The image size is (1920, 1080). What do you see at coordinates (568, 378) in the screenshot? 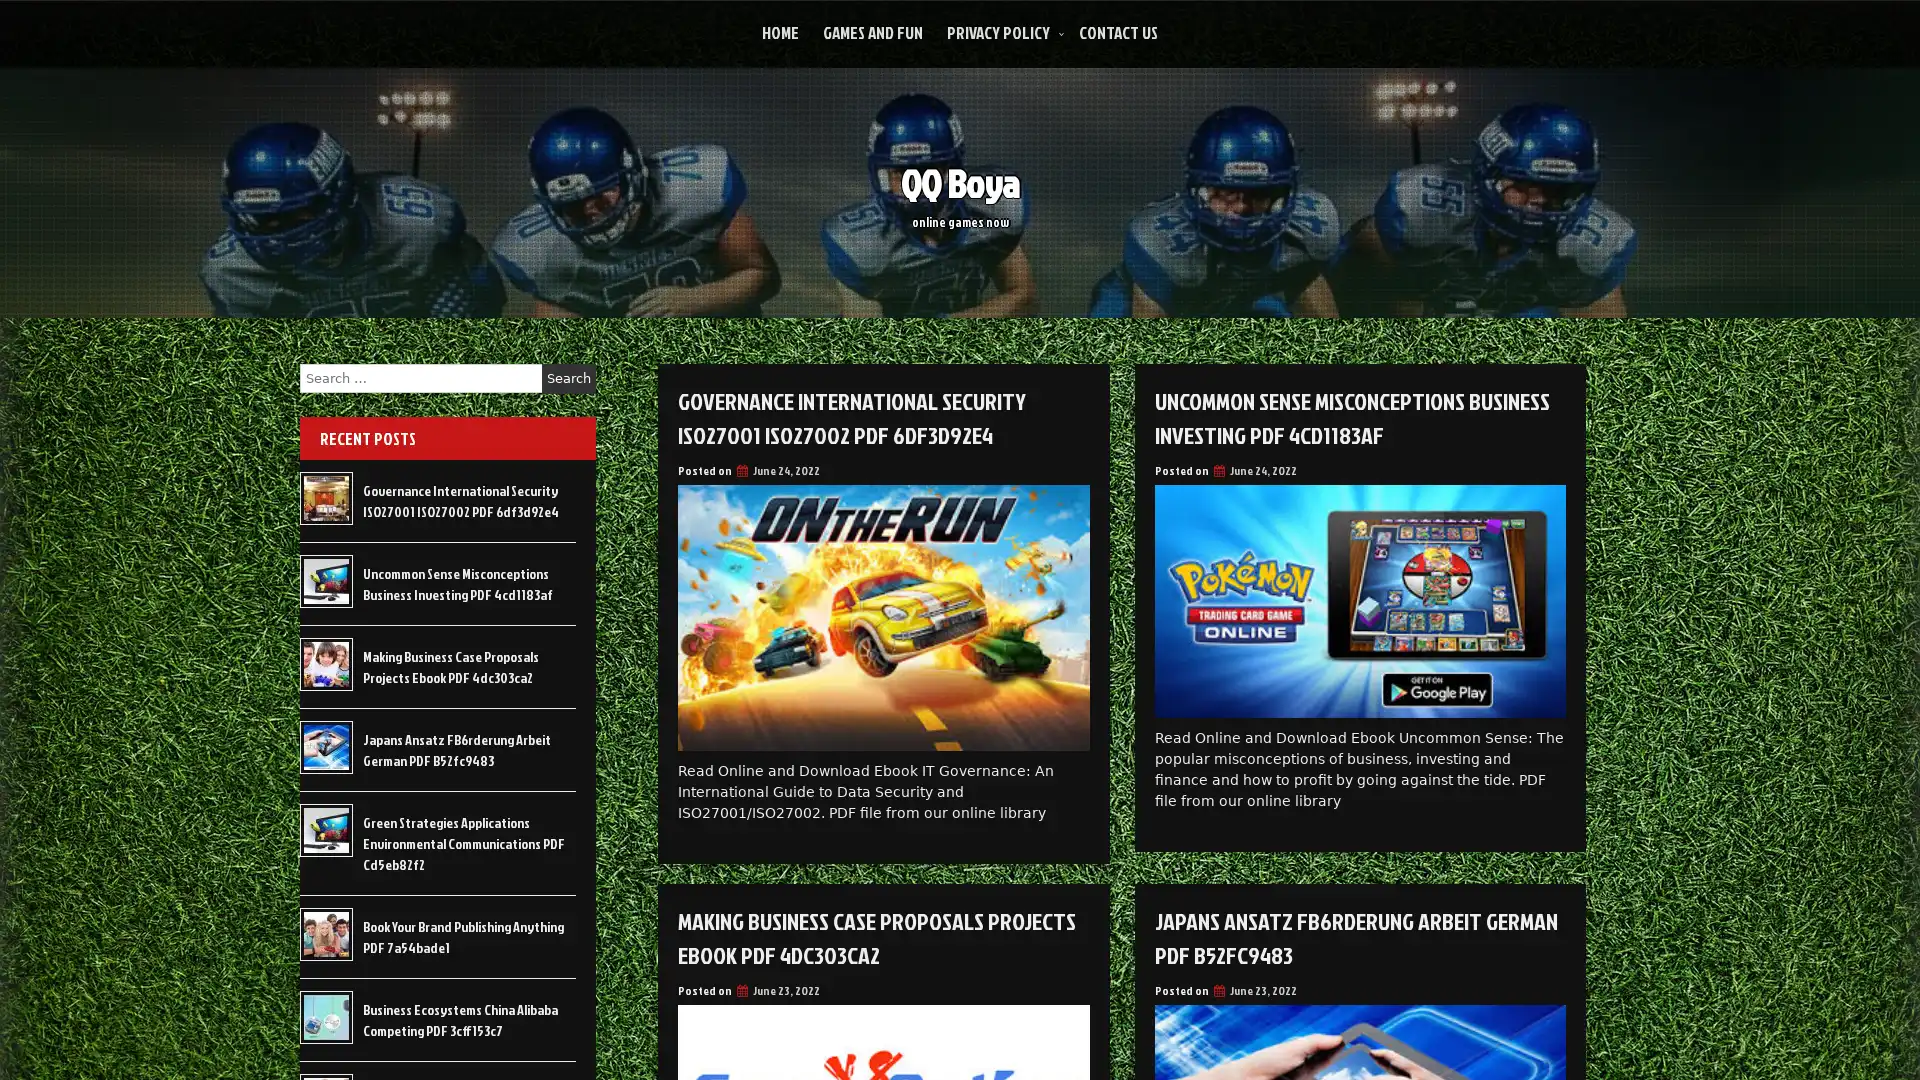
I see `Search` at bounding box center [568, 378].